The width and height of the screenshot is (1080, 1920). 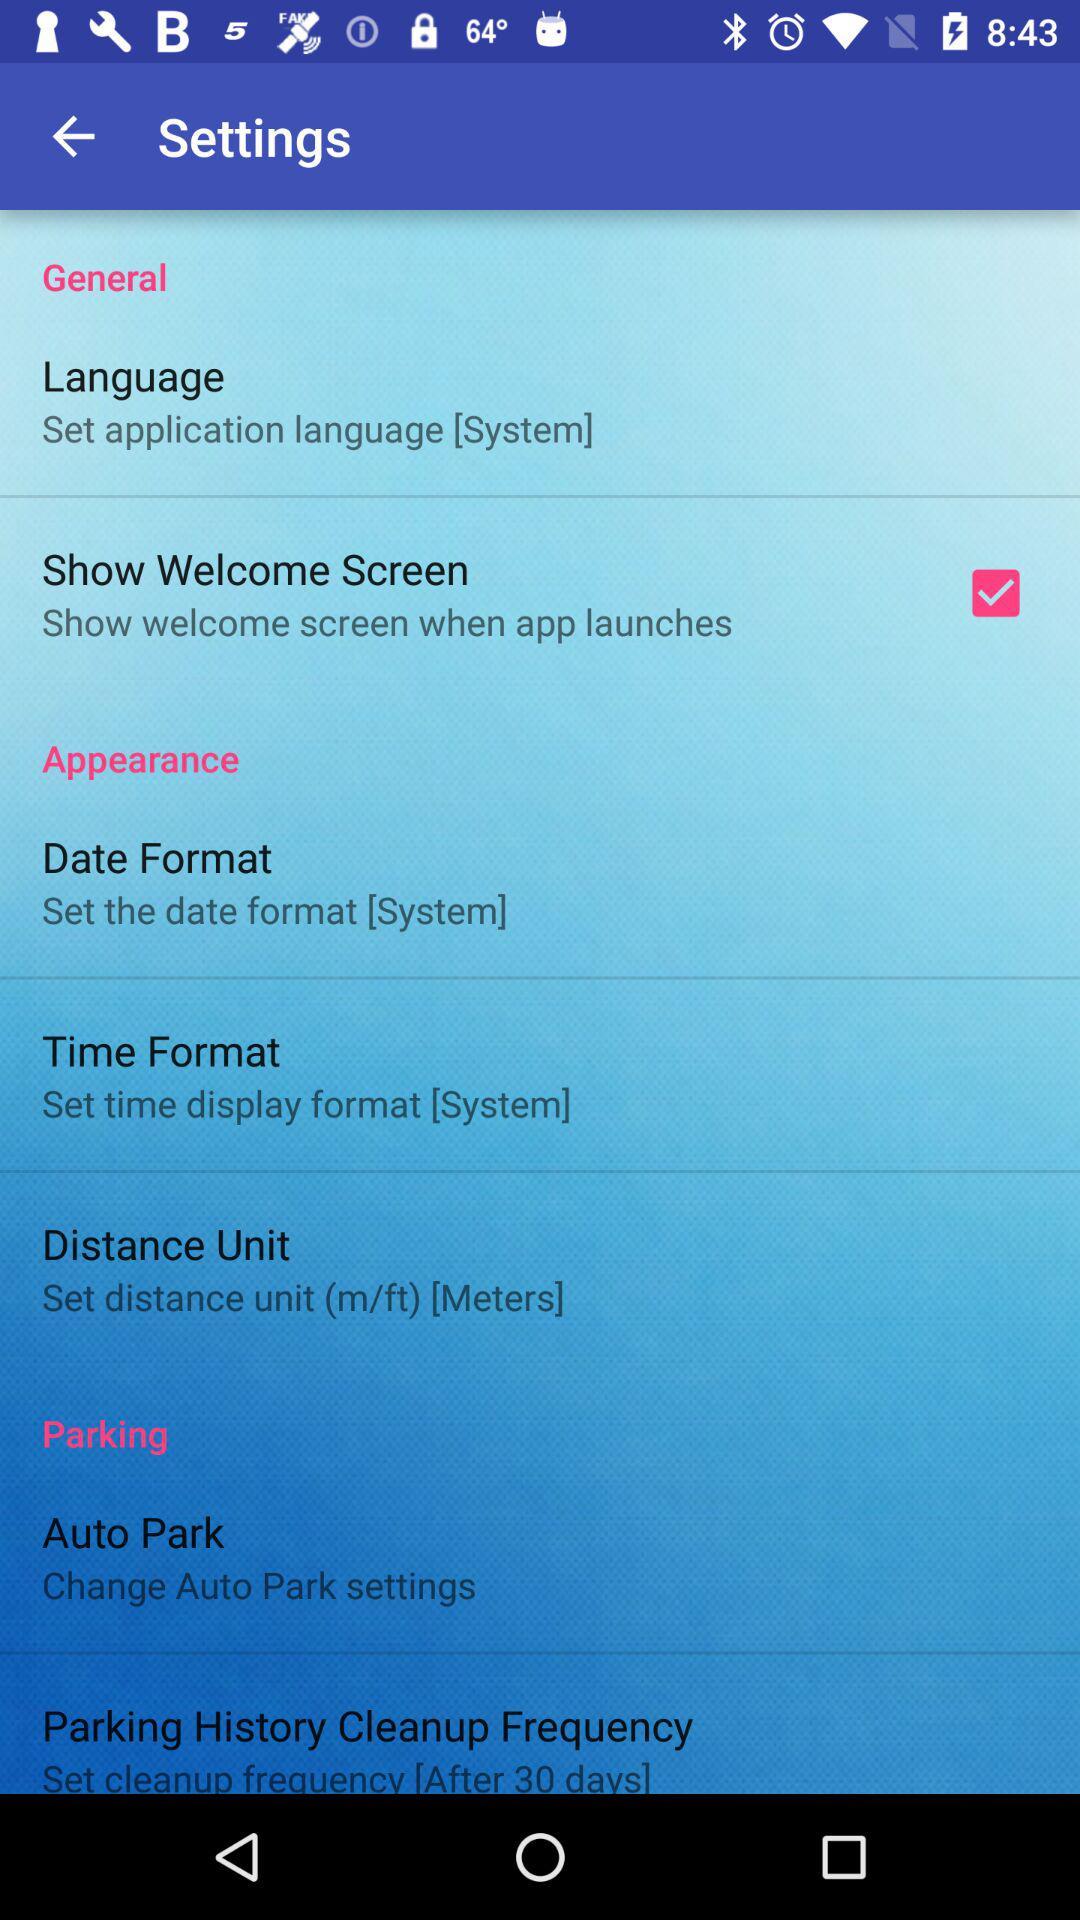 I want to click on the item next to the show welcome screen icon, so click(x=995, y=592).